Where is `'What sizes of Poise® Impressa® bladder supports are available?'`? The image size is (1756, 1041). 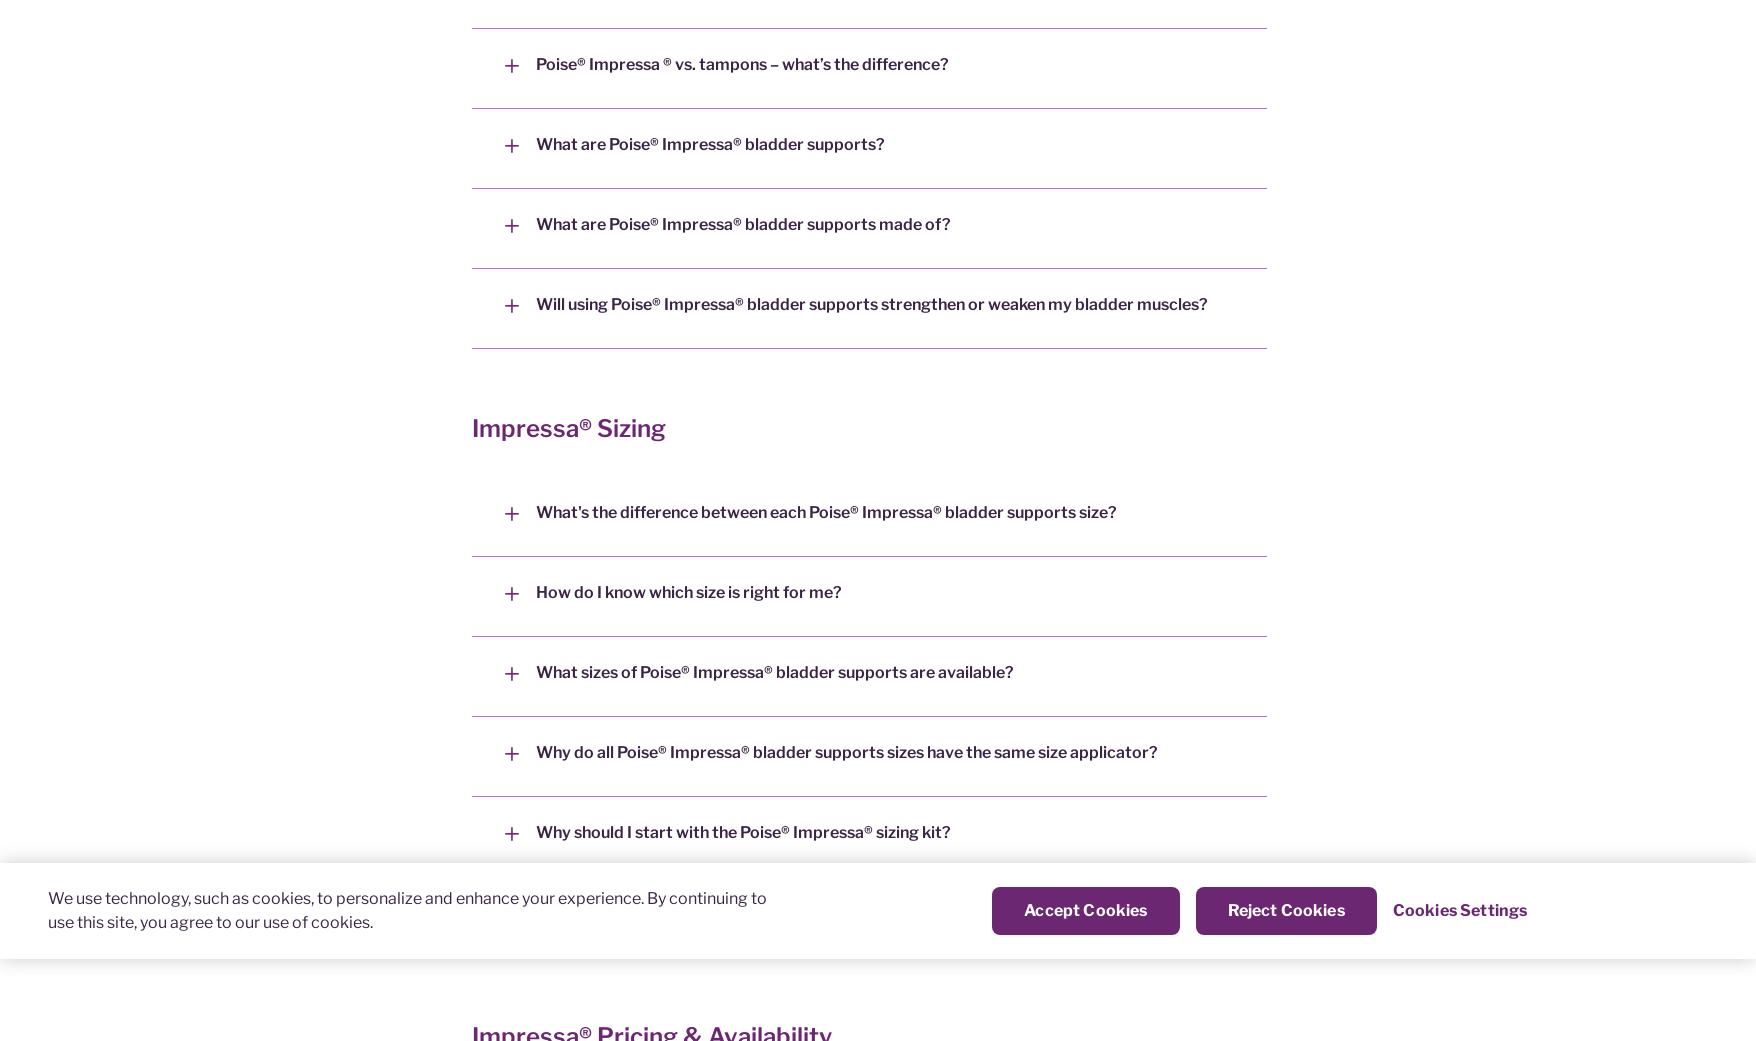 'What sizes of Poise® Impressa® bladder supports are available?' is located at coordinates (535, 671).